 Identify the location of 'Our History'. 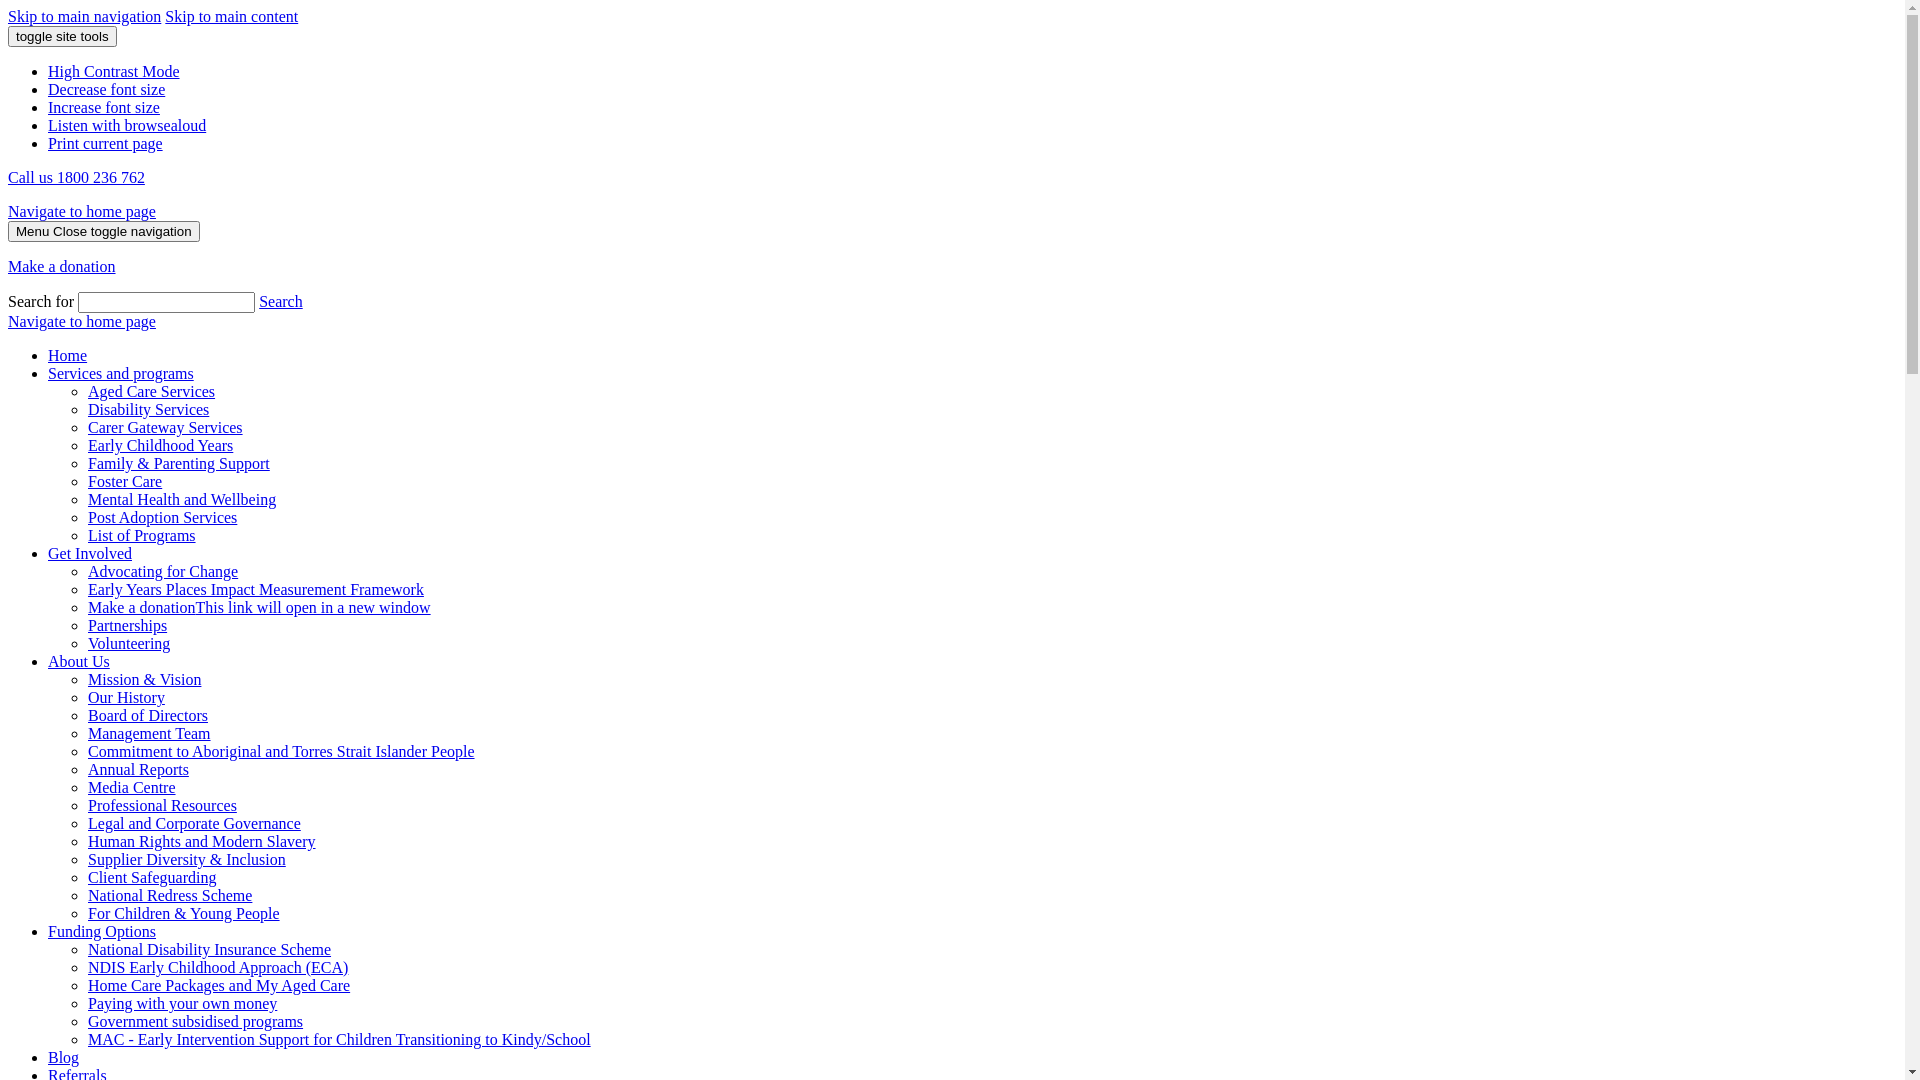
(86, 696).